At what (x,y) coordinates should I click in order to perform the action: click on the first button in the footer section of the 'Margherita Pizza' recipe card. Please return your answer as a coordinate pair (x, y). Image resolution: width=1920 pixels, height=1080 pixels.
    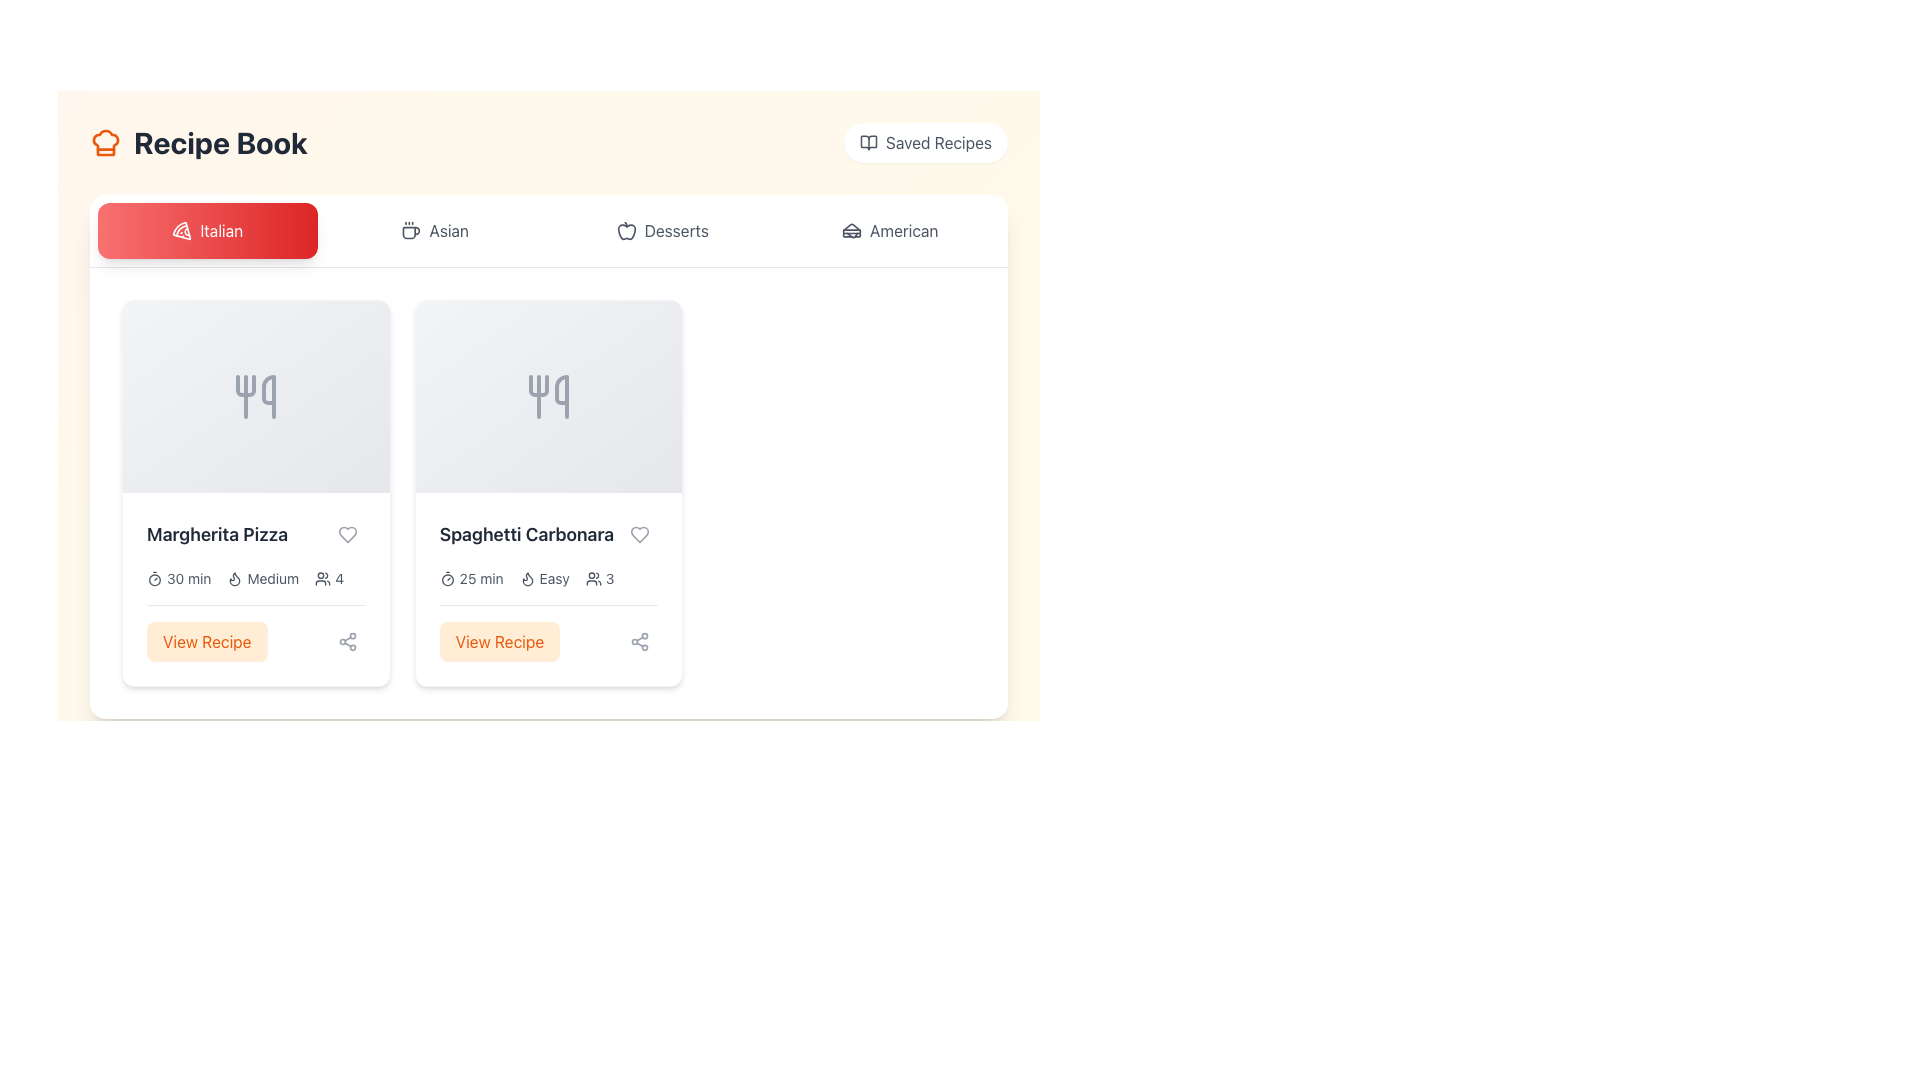
    Looking at the image, I should click on (207, 641).